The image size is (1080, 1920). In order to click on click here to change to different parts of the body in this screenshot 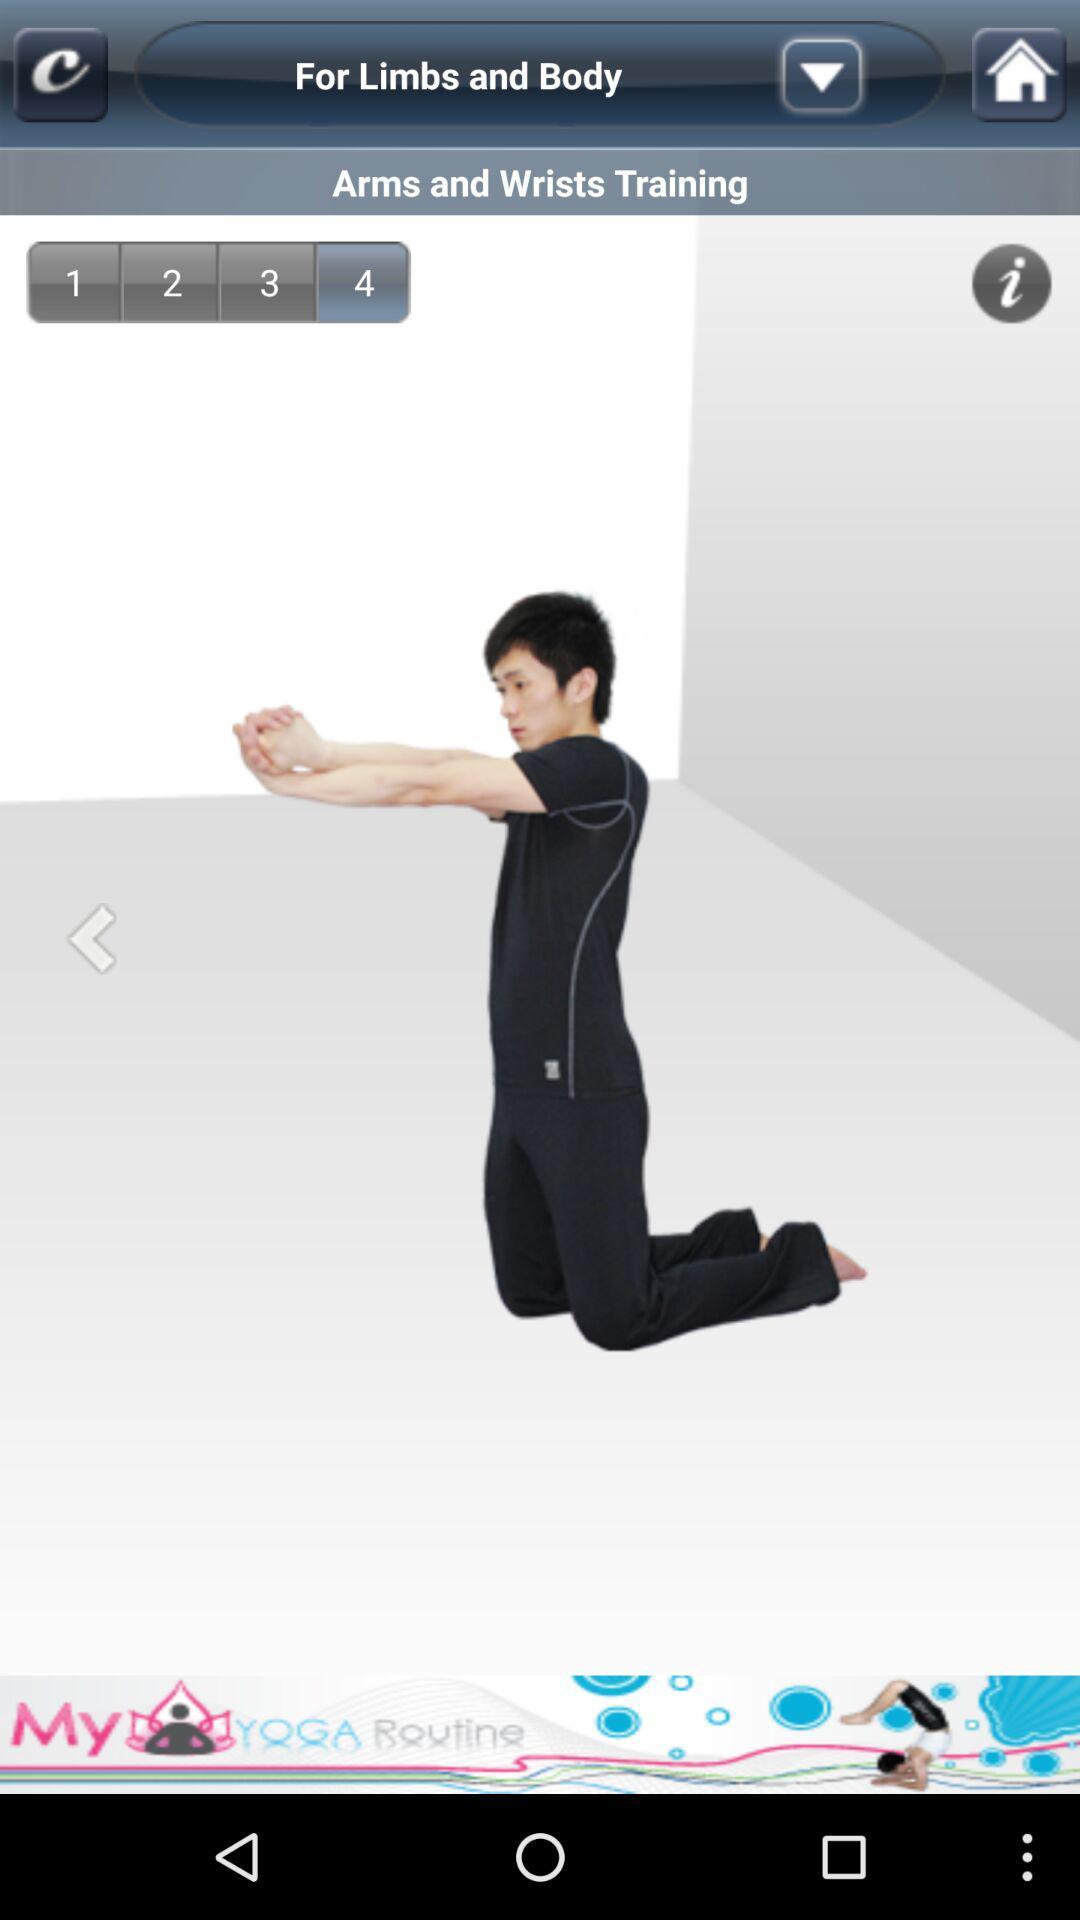, I will do `click(853, 75)`.